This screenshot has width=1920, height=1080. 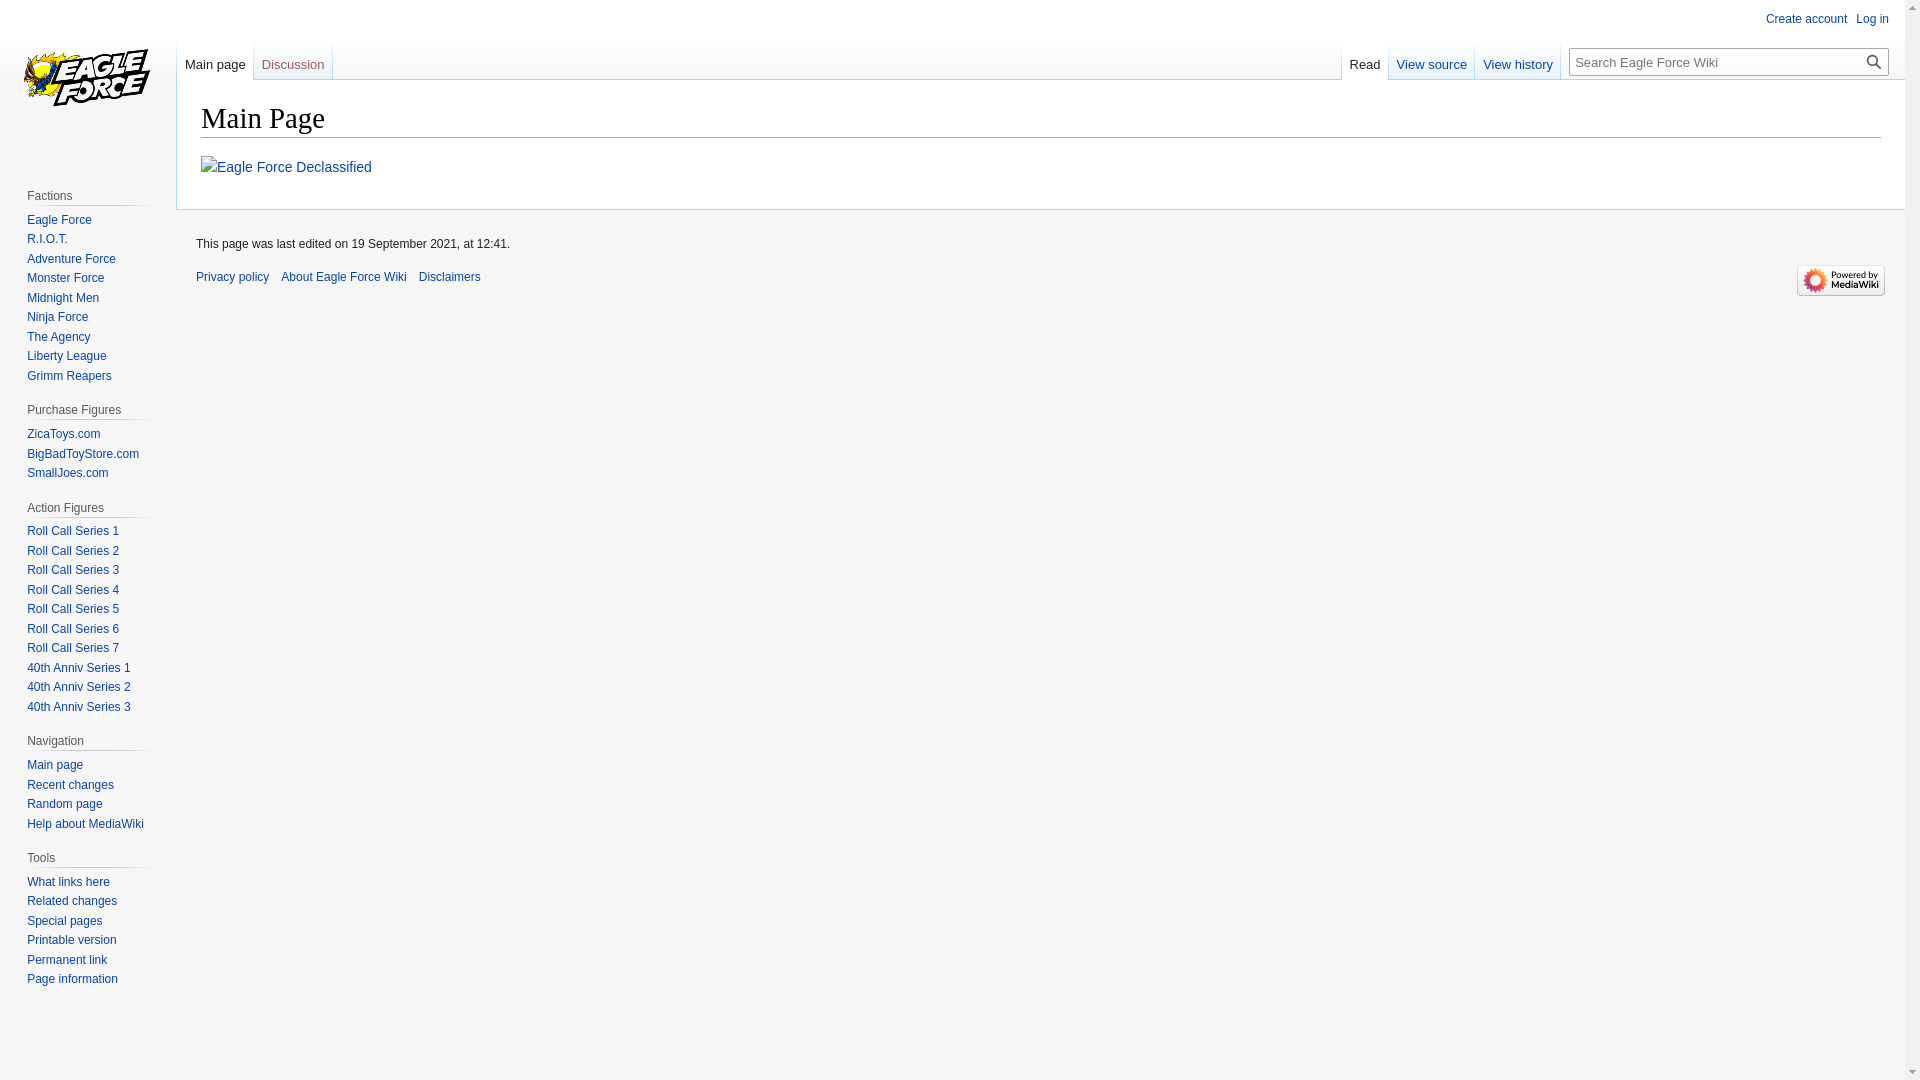 What do you see at coordinates (62, 297) in the screenshot?
I see `'Midnight Men'` at bounding box center [62, 297].